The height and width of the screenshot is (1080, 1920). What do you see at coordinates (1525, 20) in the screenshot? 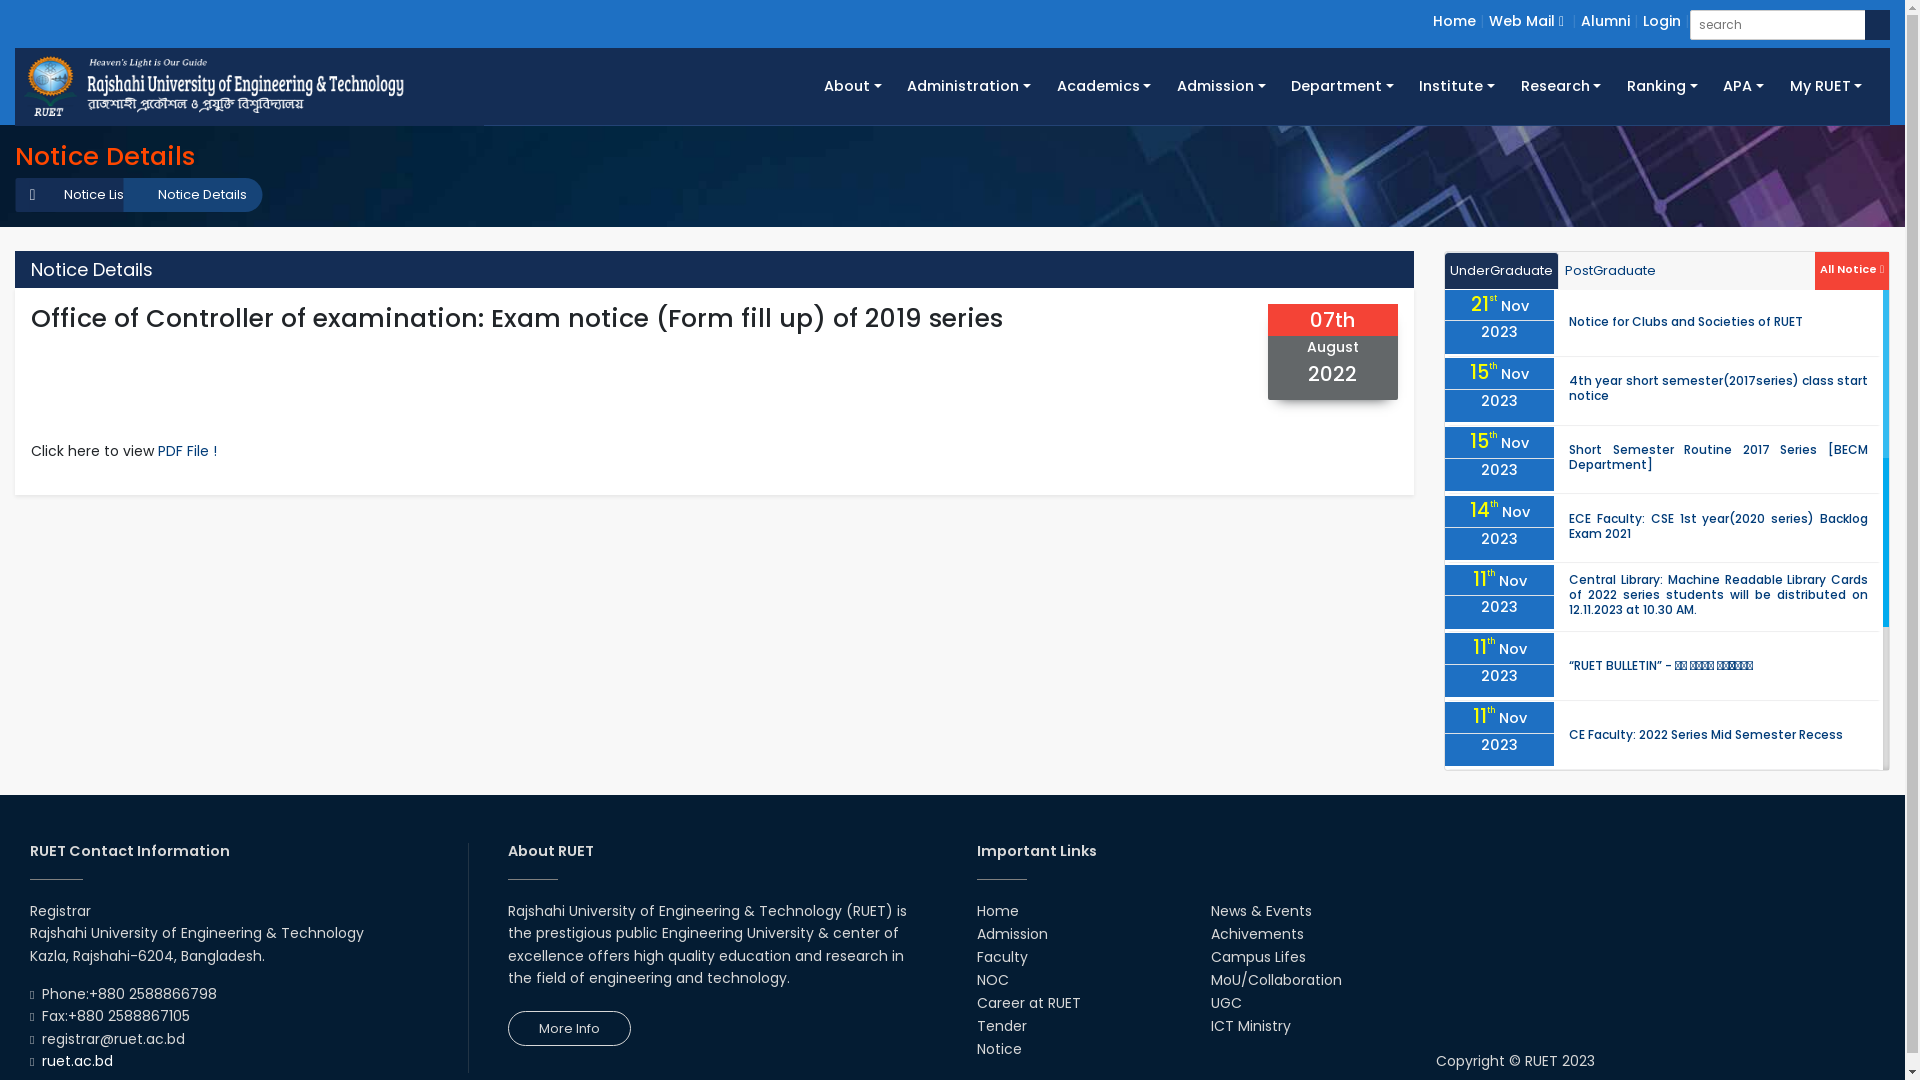
I see `'Web Mail'` at bounding box center [1525, 20].